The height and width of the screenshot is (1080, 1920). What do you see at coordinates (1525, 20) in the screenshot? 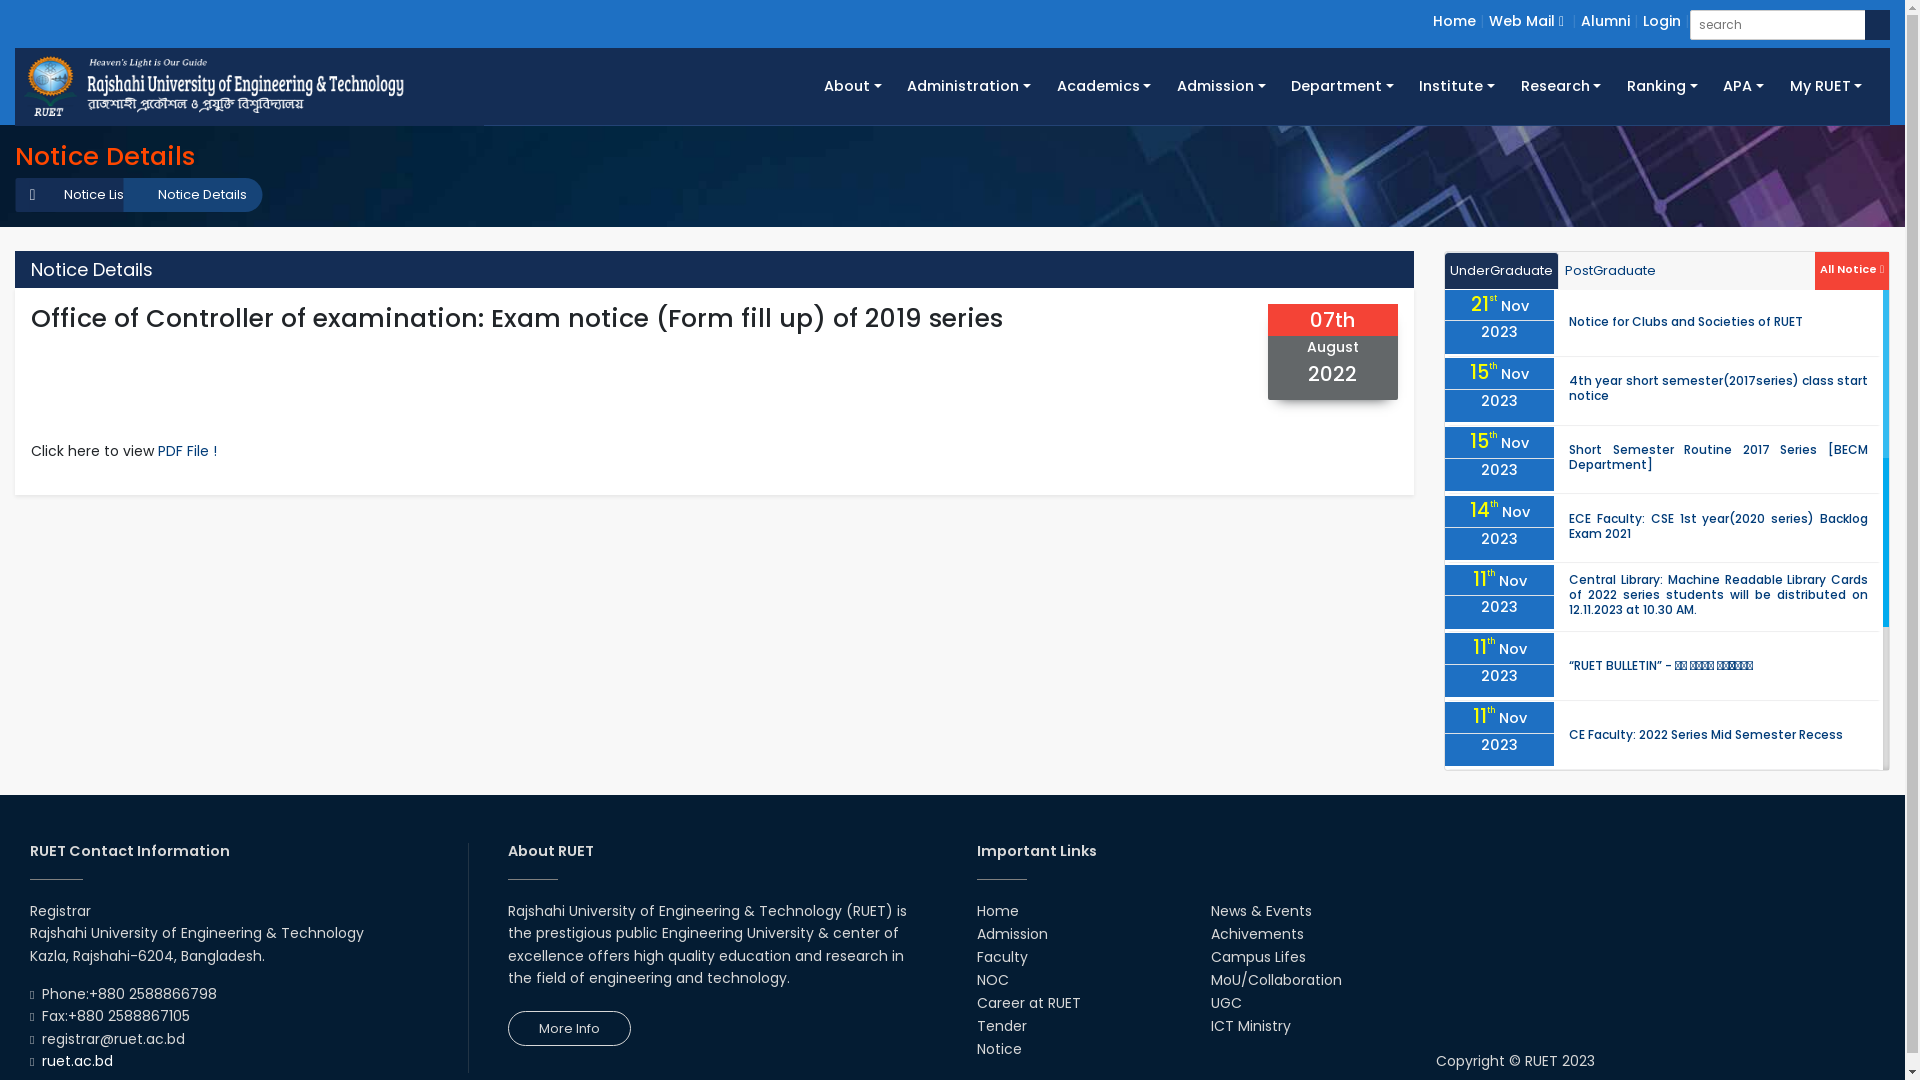
I see `'Web Mail'` at bounding box center [1525, 20].